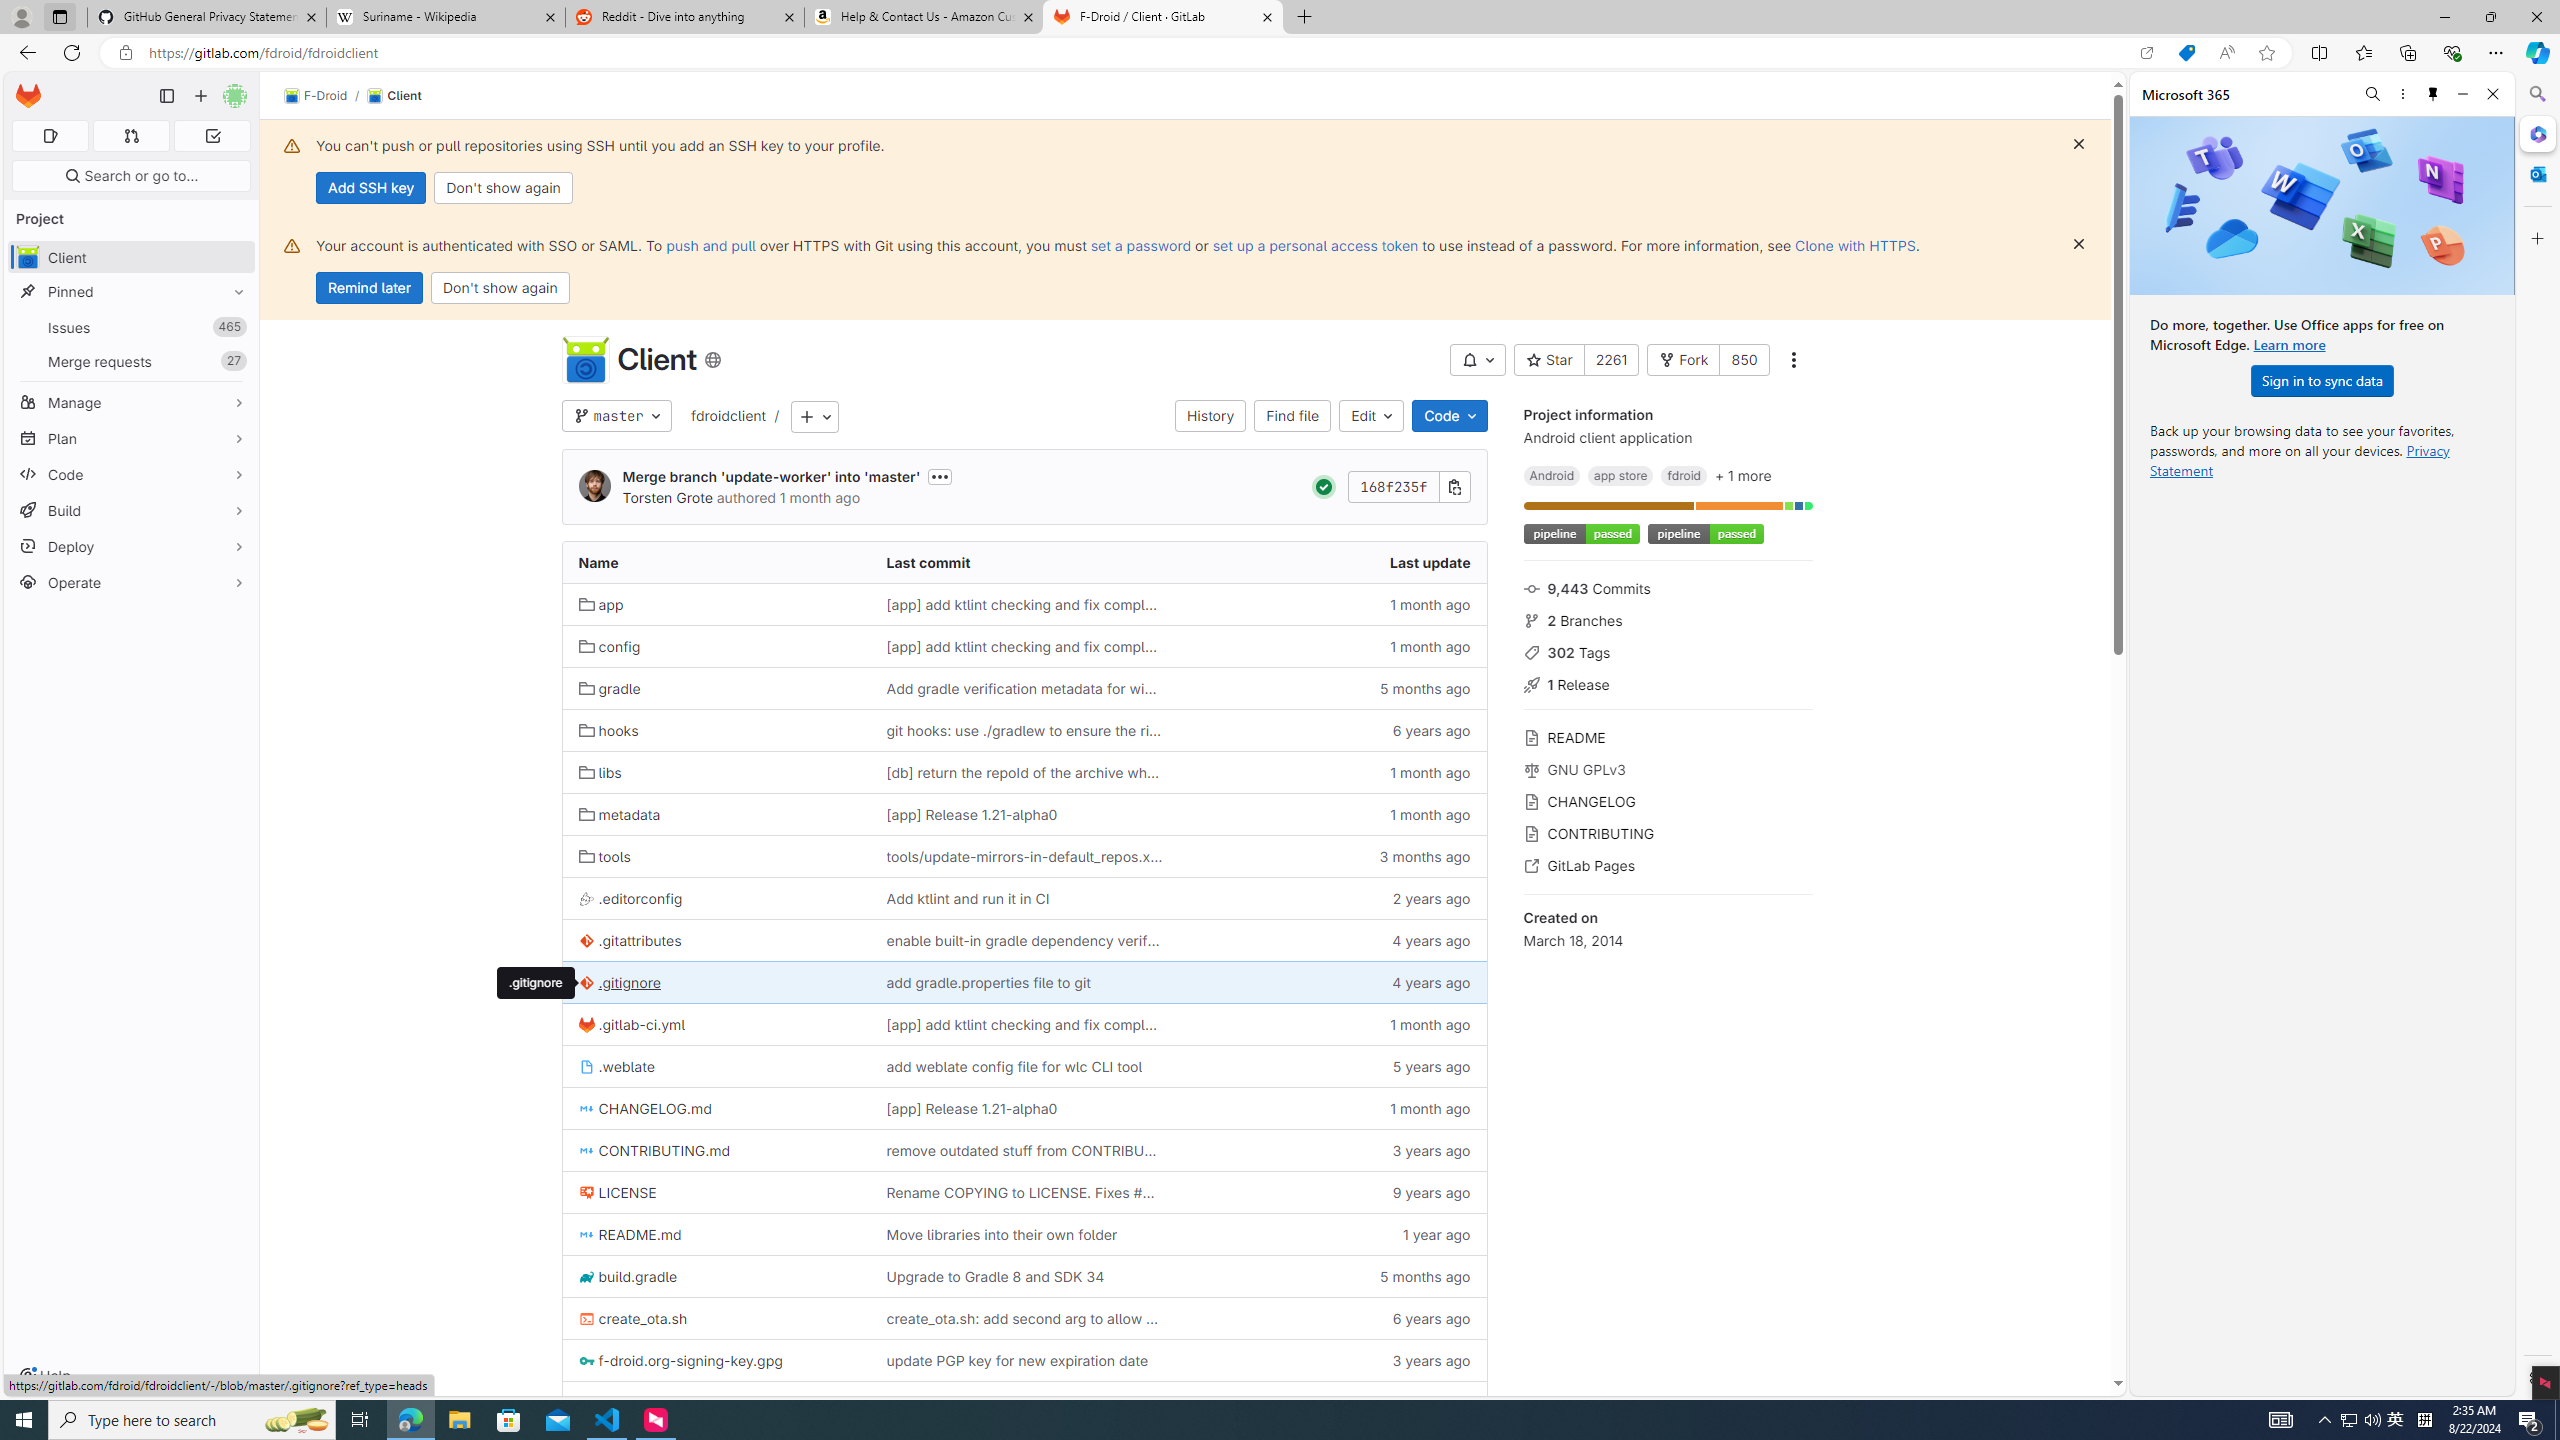 This screenshot has width=2560, height=1440. I want to click on 'update PGP key for new expiration date', so click(1016, 1360).